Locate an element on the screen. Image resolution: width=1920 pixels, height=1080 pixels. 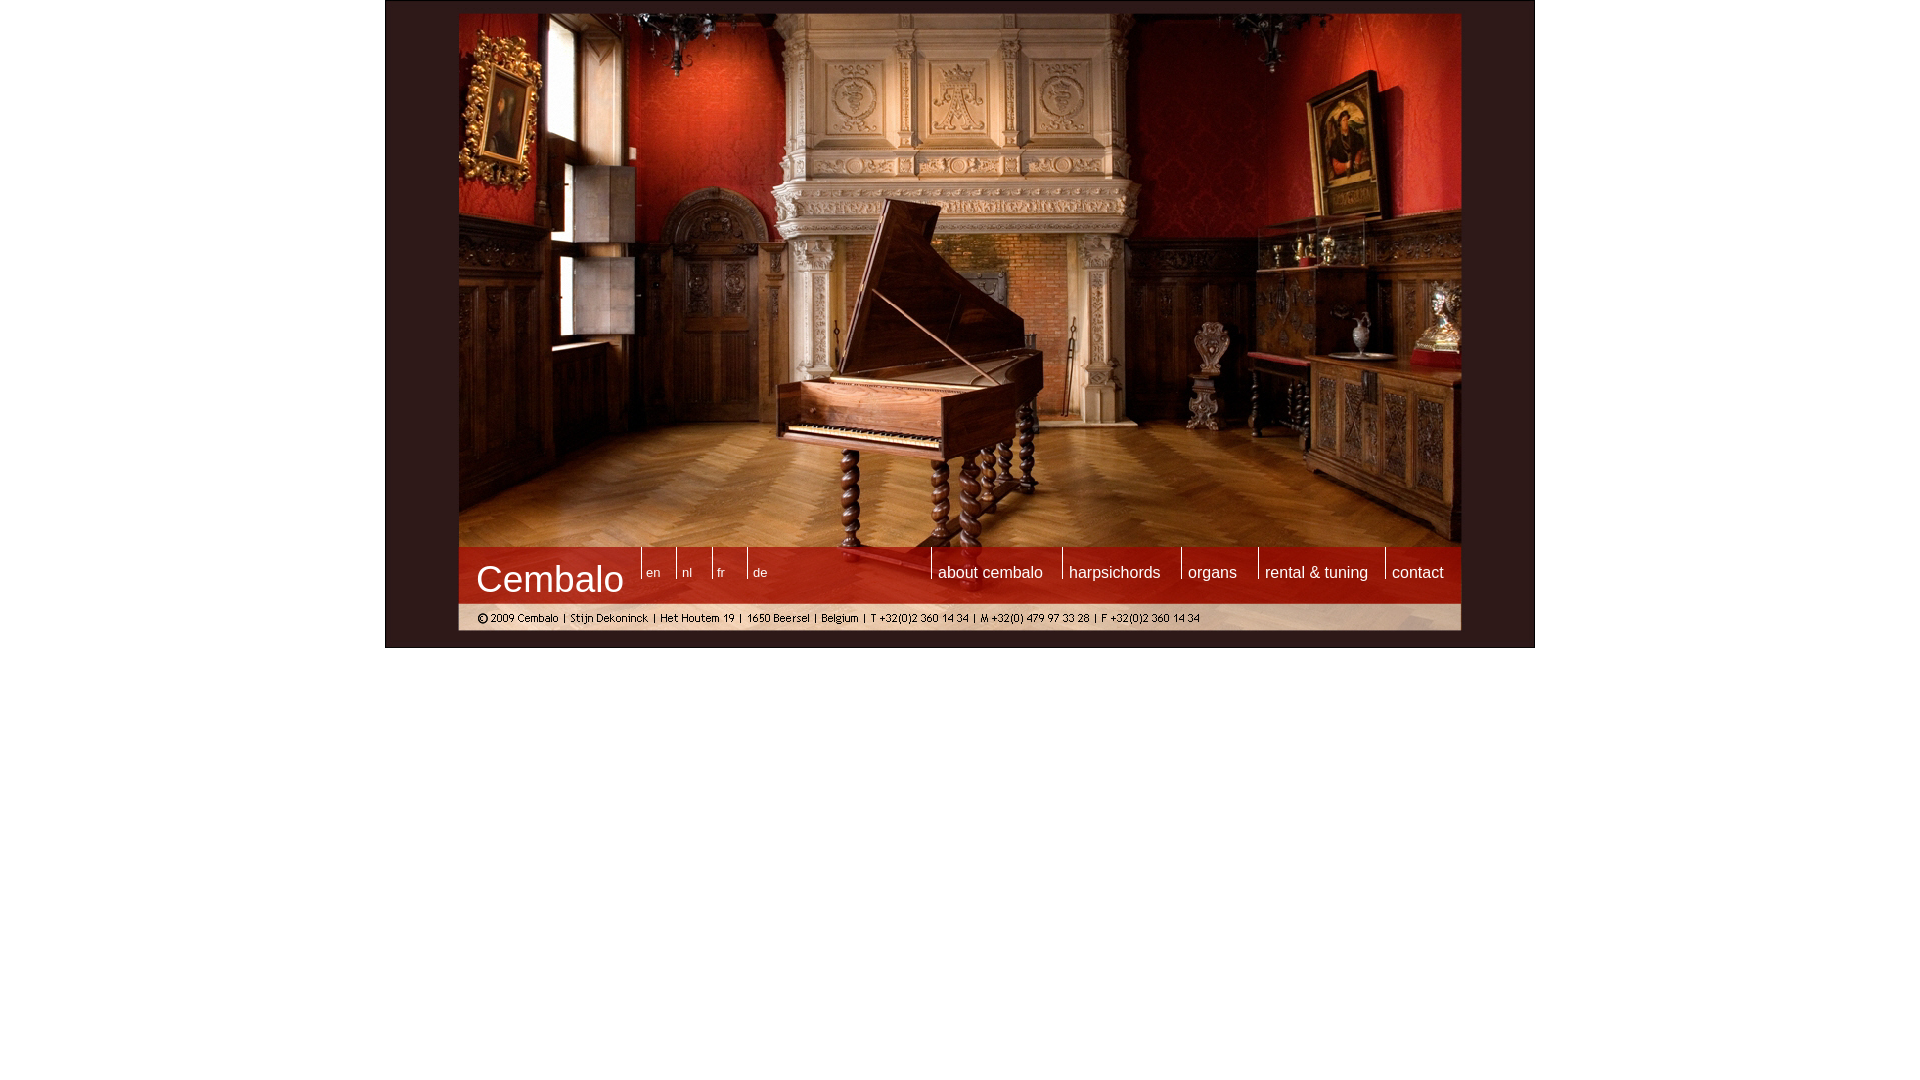
'organs' is located at coordinates (1211, 572).